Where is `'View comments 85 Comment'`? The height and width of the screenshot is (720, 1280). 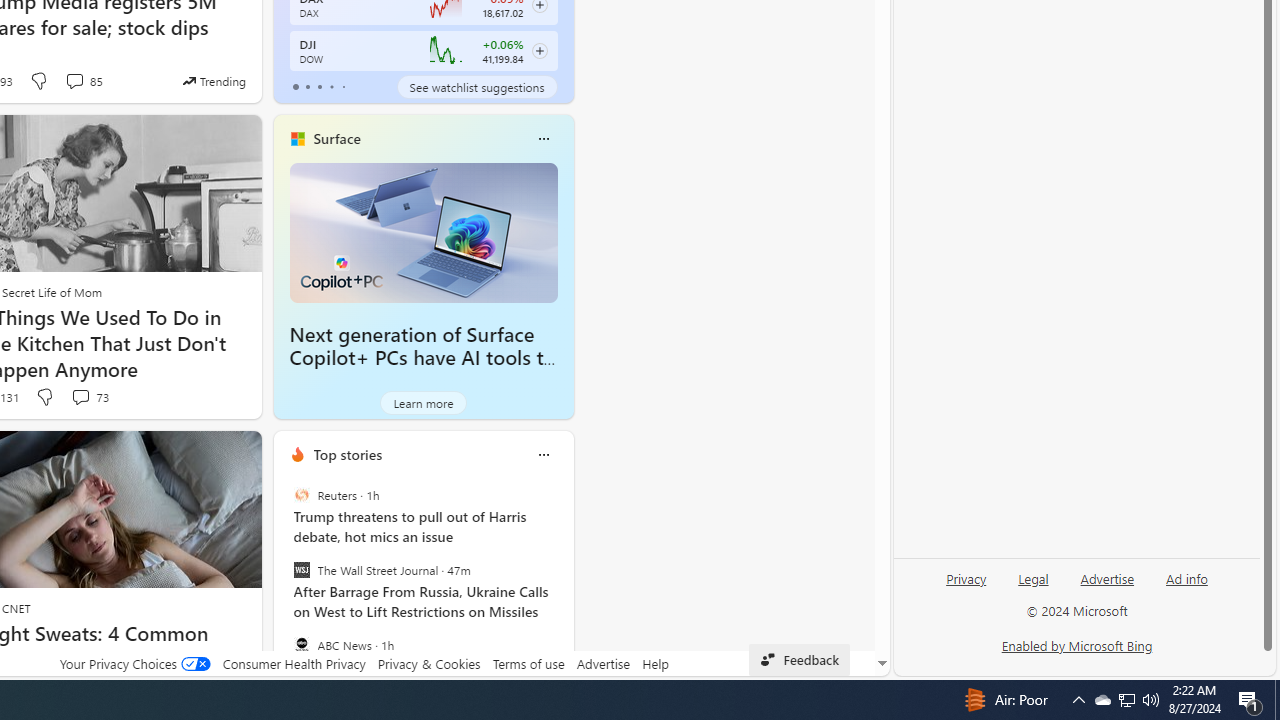 'View comments 85 Comment' is located at coordinates (82, 80).